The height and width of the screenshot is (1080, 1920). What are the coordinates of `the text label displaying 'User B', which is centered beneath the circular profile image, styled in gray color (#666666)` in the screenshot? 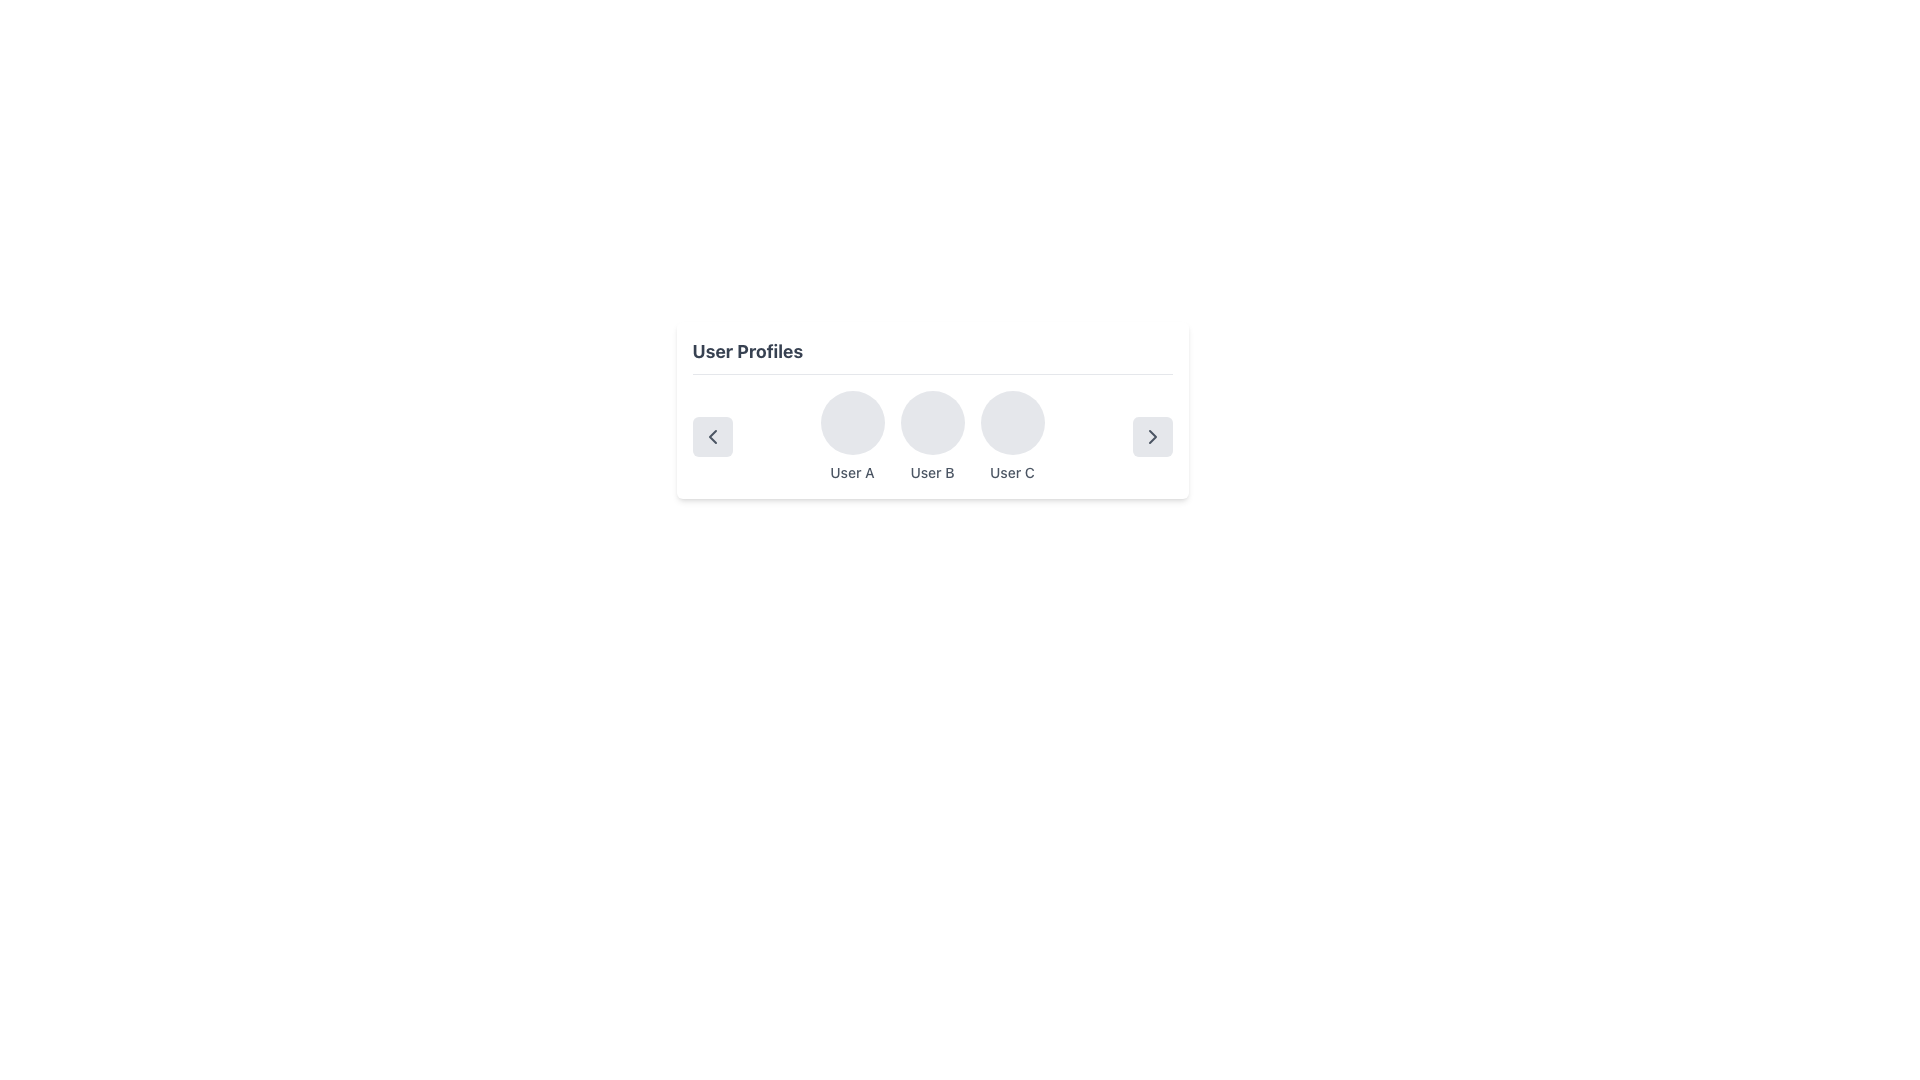 It's located at (931, 473).